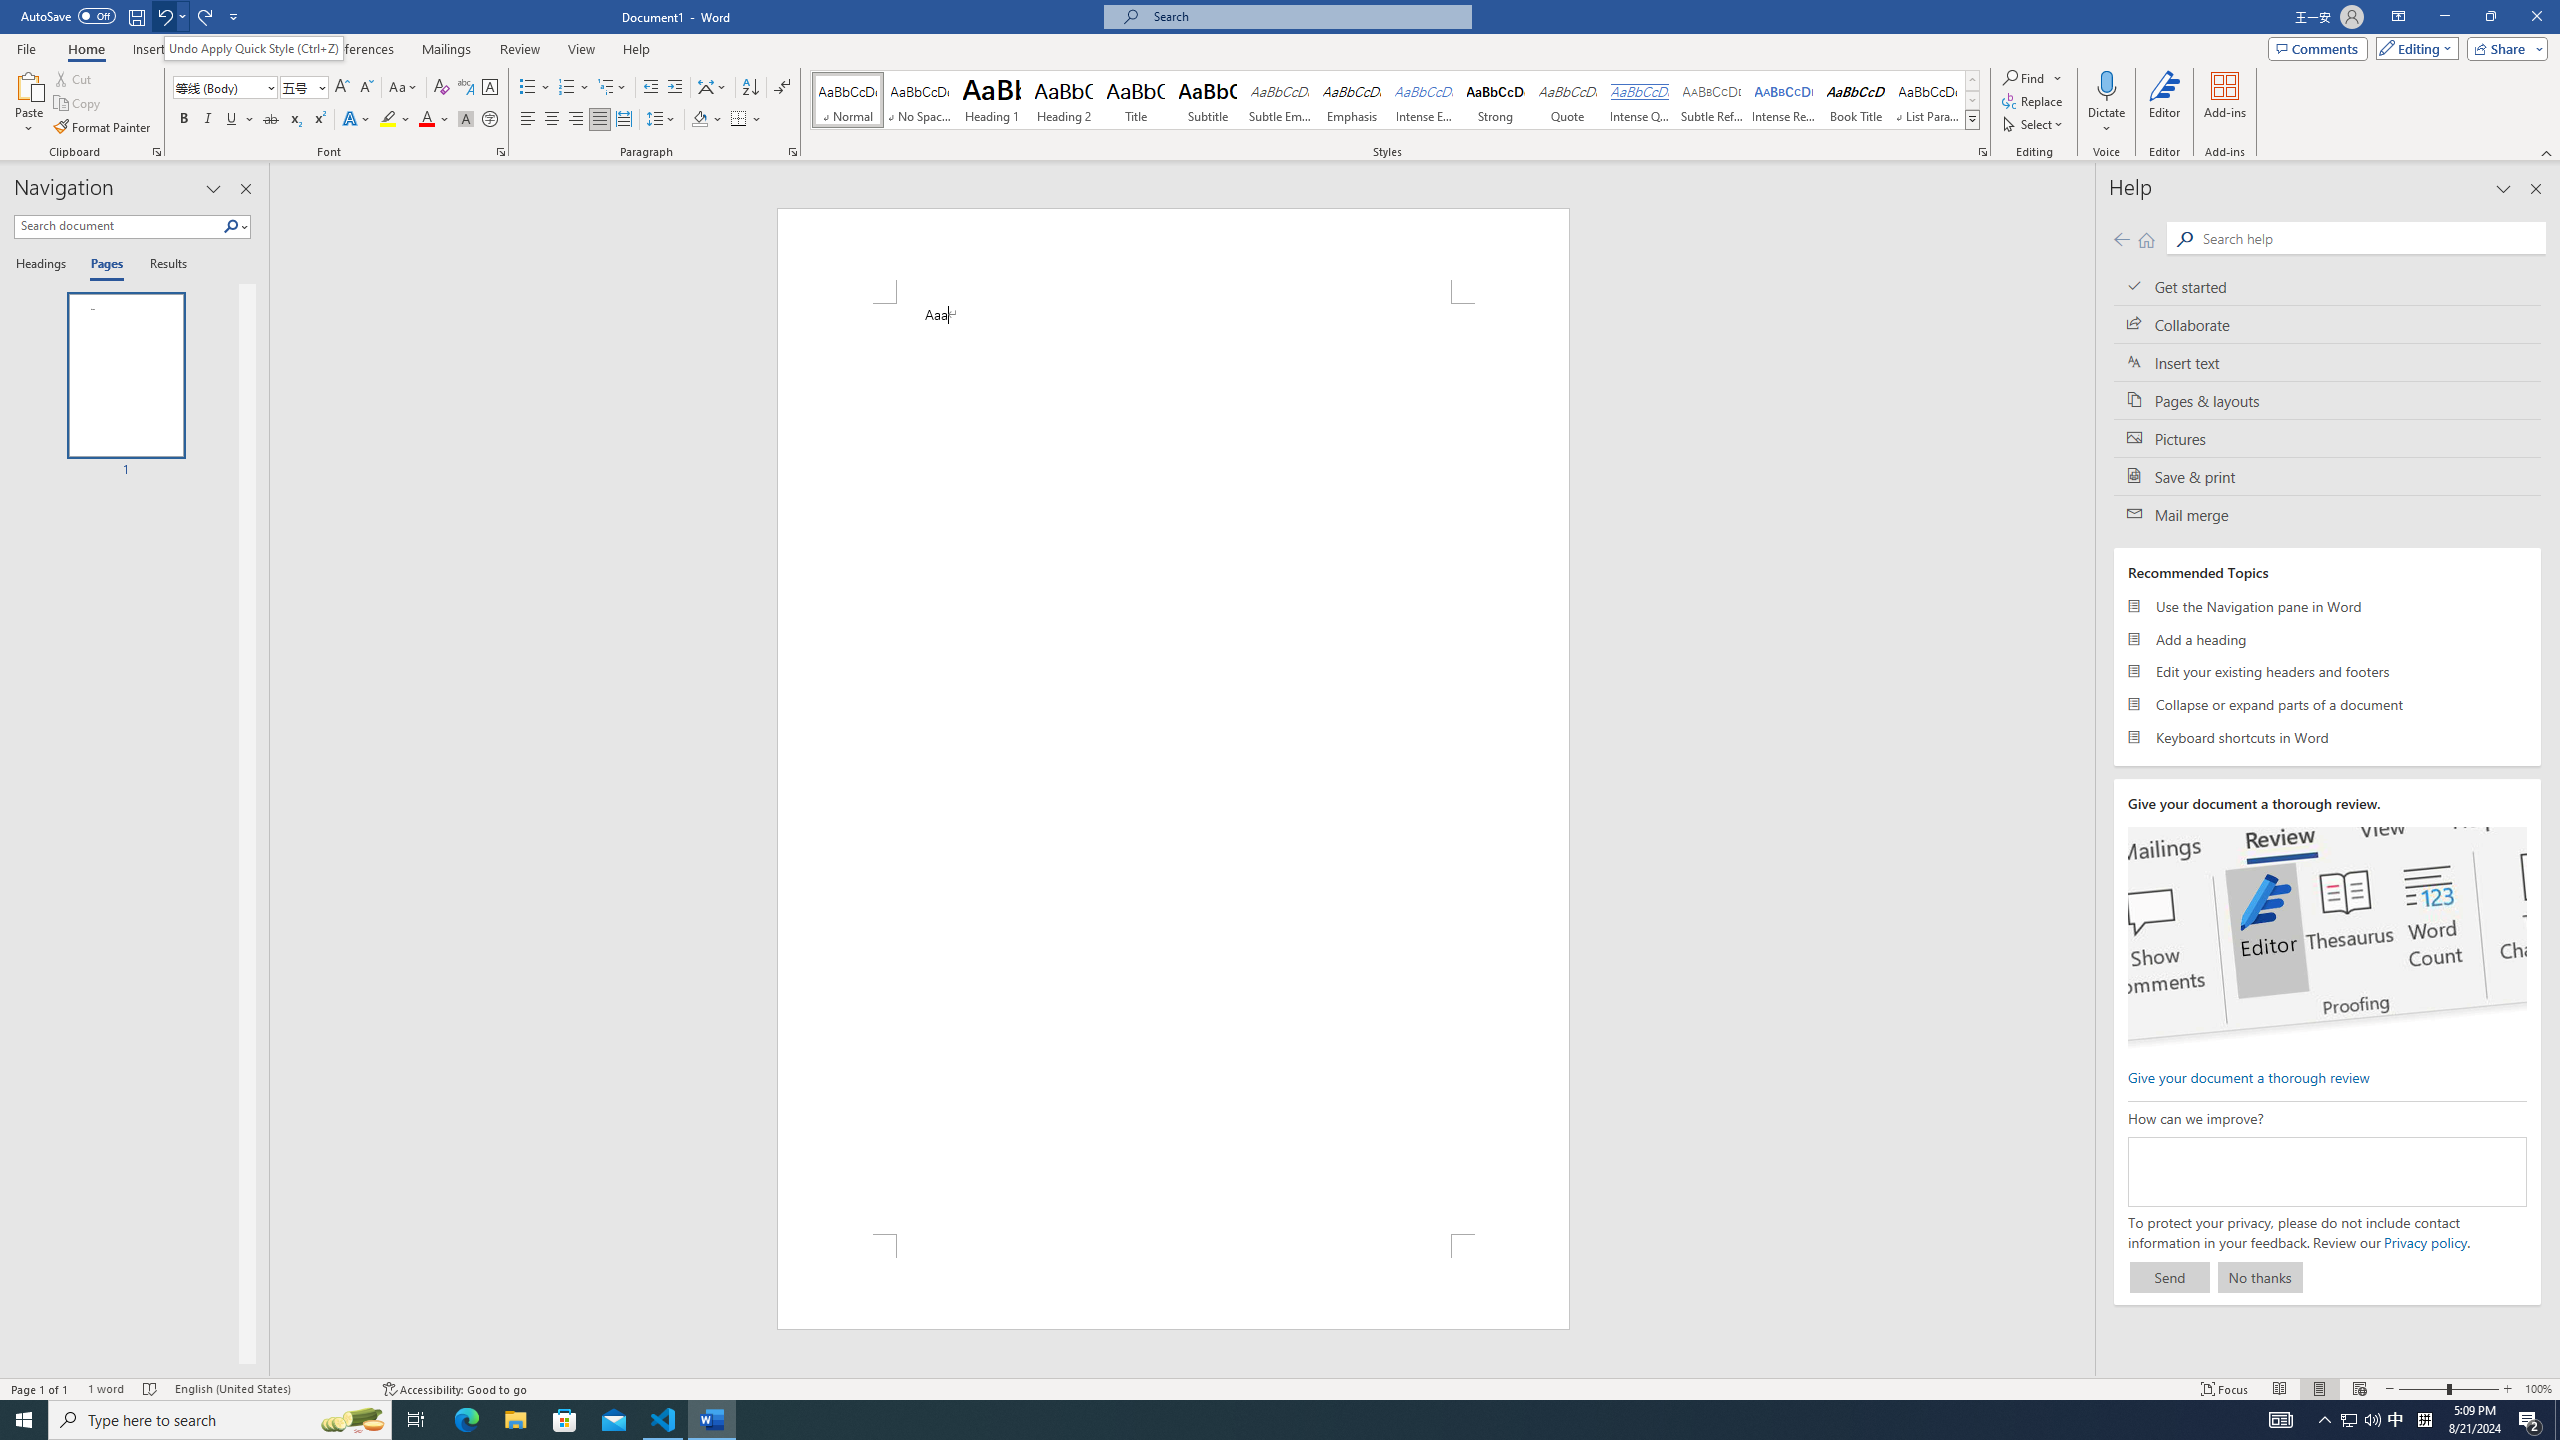 The height and width of the screenshot is (1440, 2560). I want to click on 'Center', so click(550, 118).